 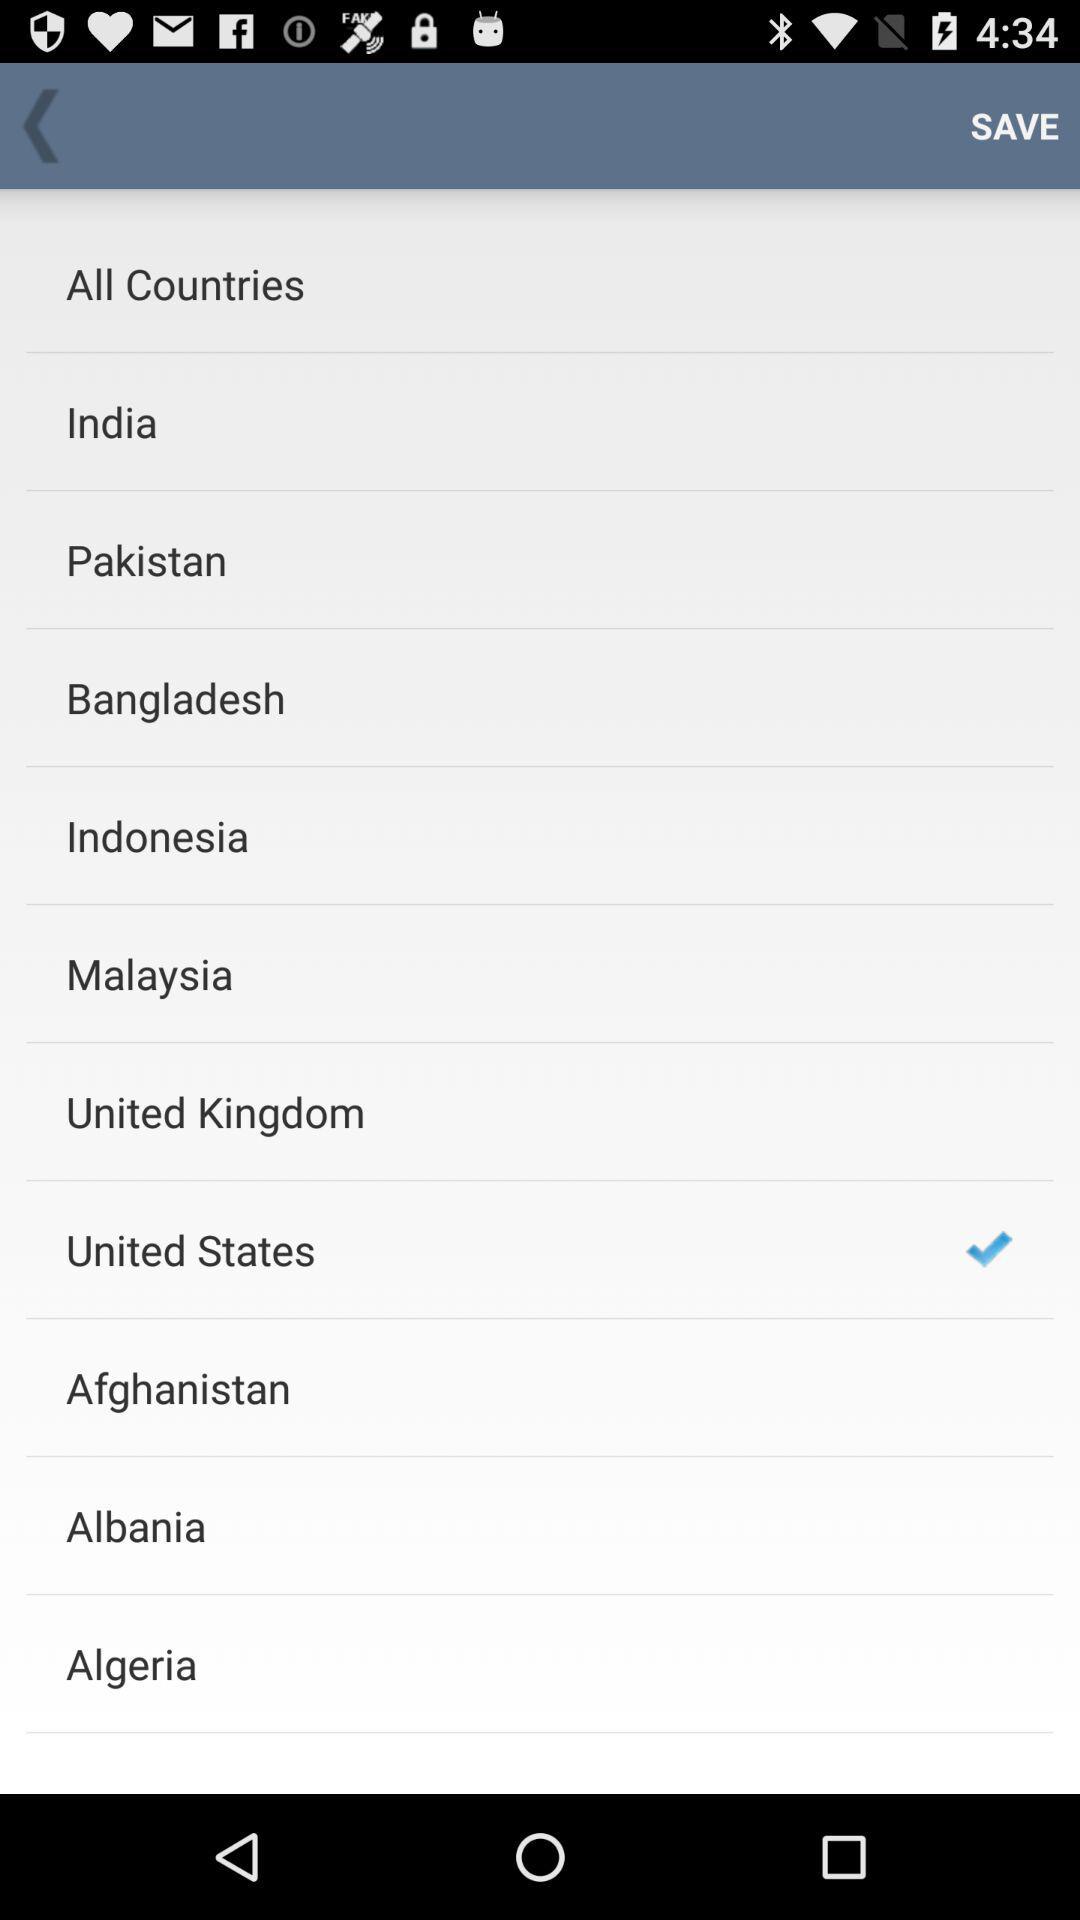 What do you see at coordinates (489, 973) in the screenshot?
I see `the item above the united kingdom` at bounding box center [489, 973].